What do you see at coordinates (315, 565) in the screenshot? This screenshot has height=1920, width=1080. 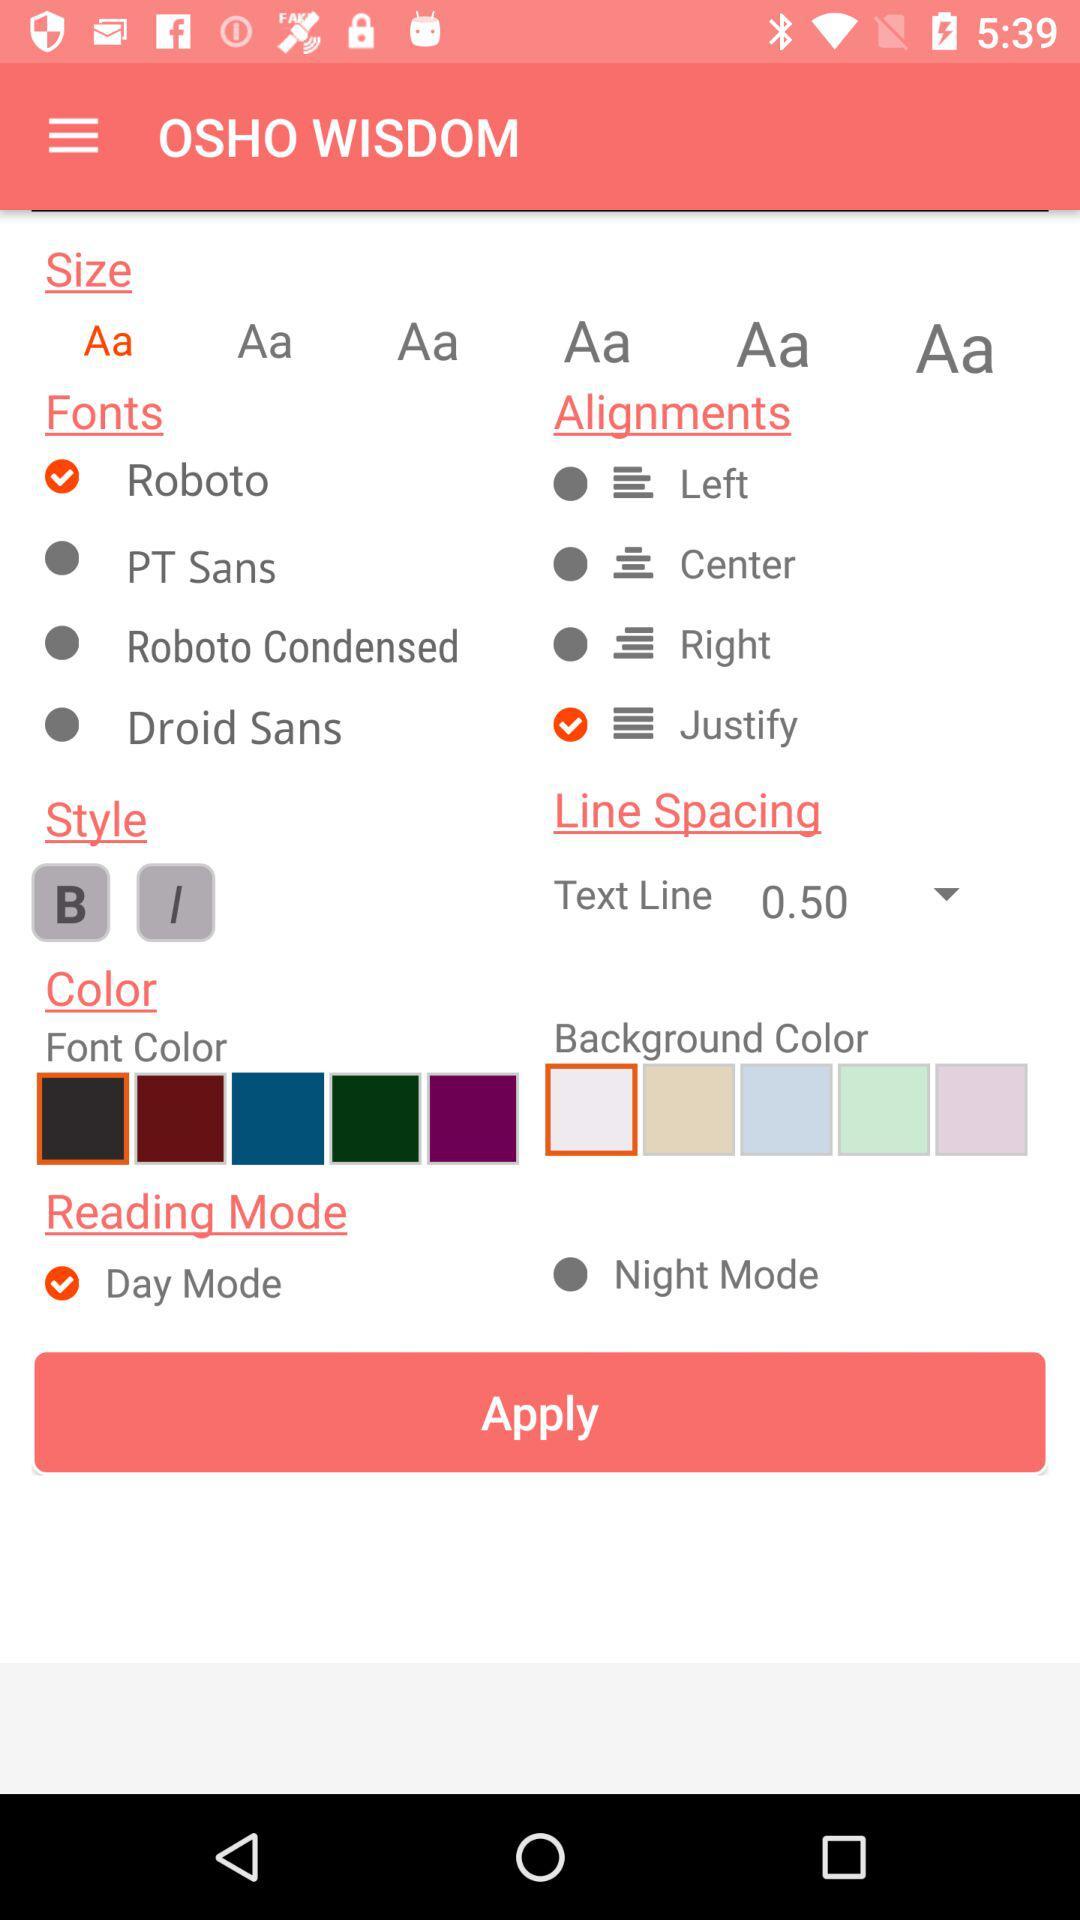 I see `pt sans font` at bounding box center [315, 565].